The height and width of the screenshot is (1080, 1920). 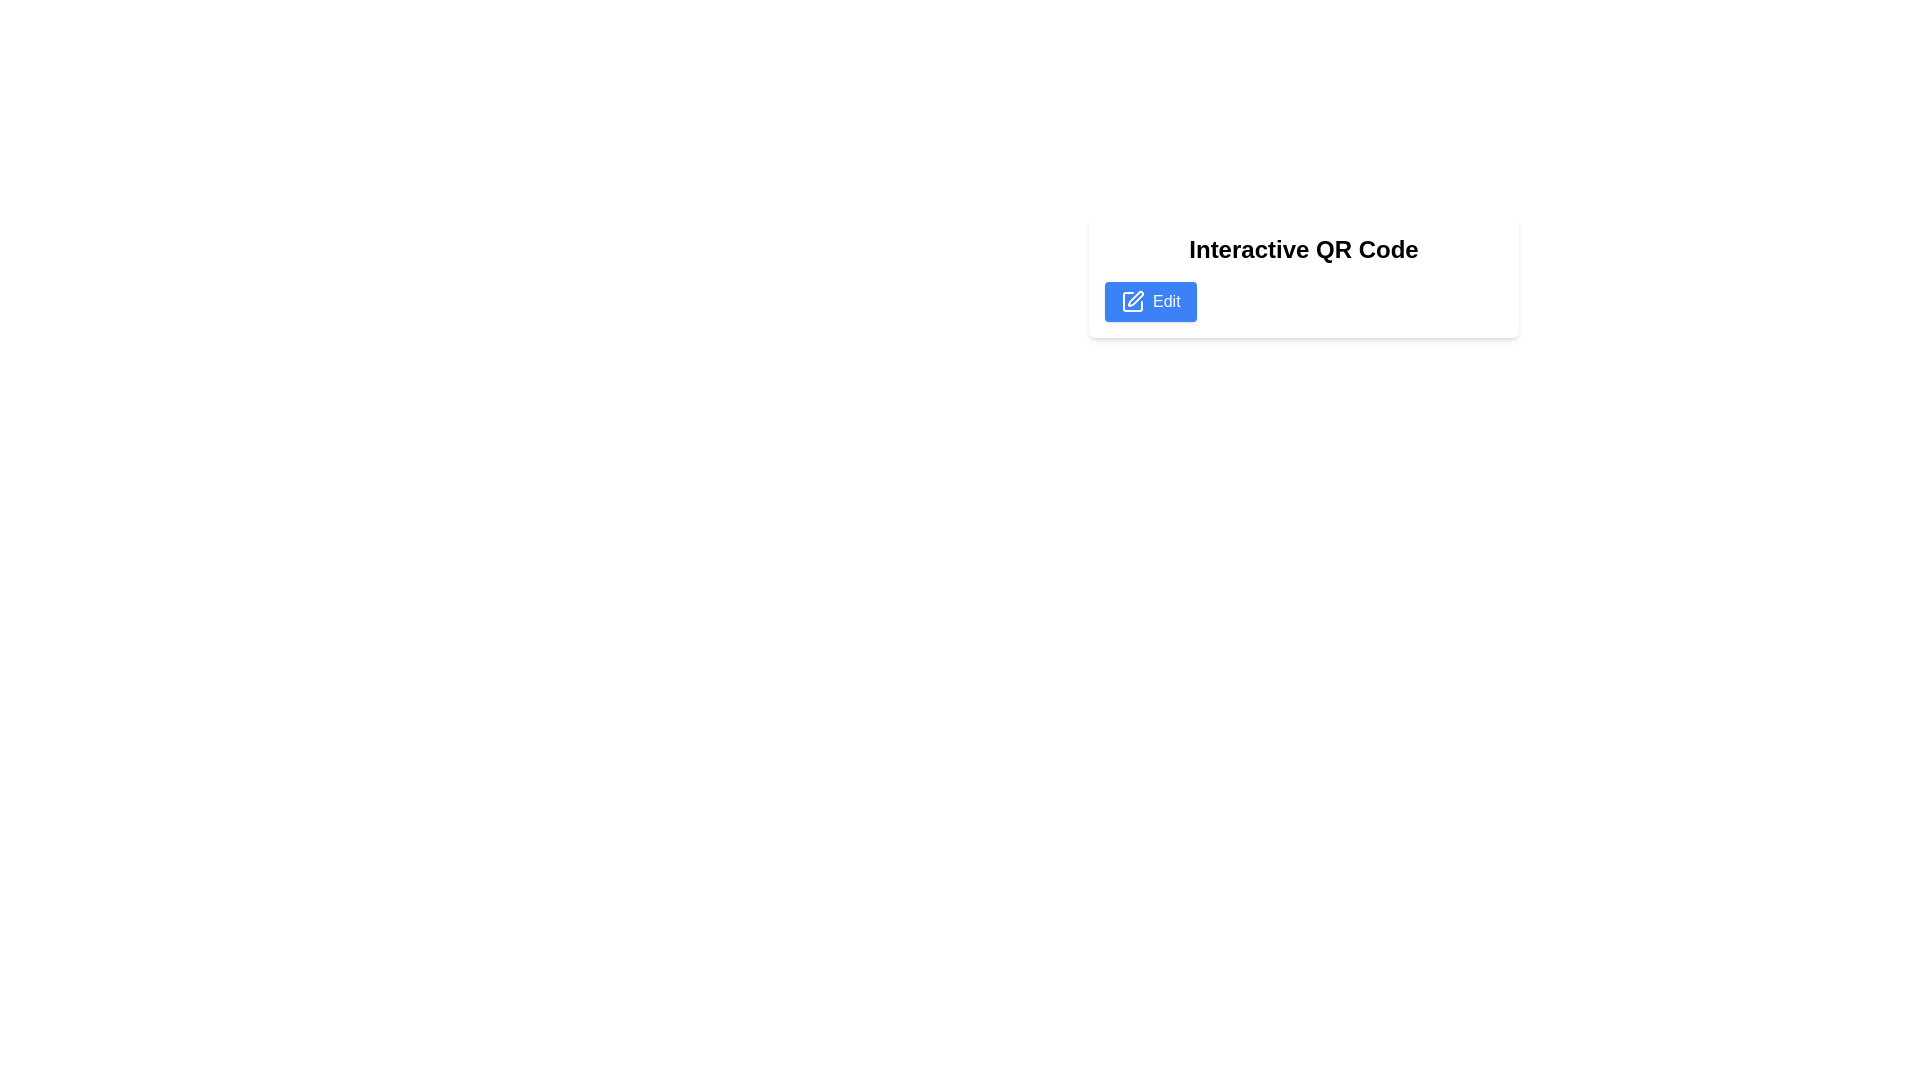 What do you see at coordinates (1132, 301) in the screenshot?
I see `the decorative icon indicating the editing functionality, located inside a button in the bottom-left part of the main content section, preceding the text 'Edit'` at bounding box center [1132, 301].